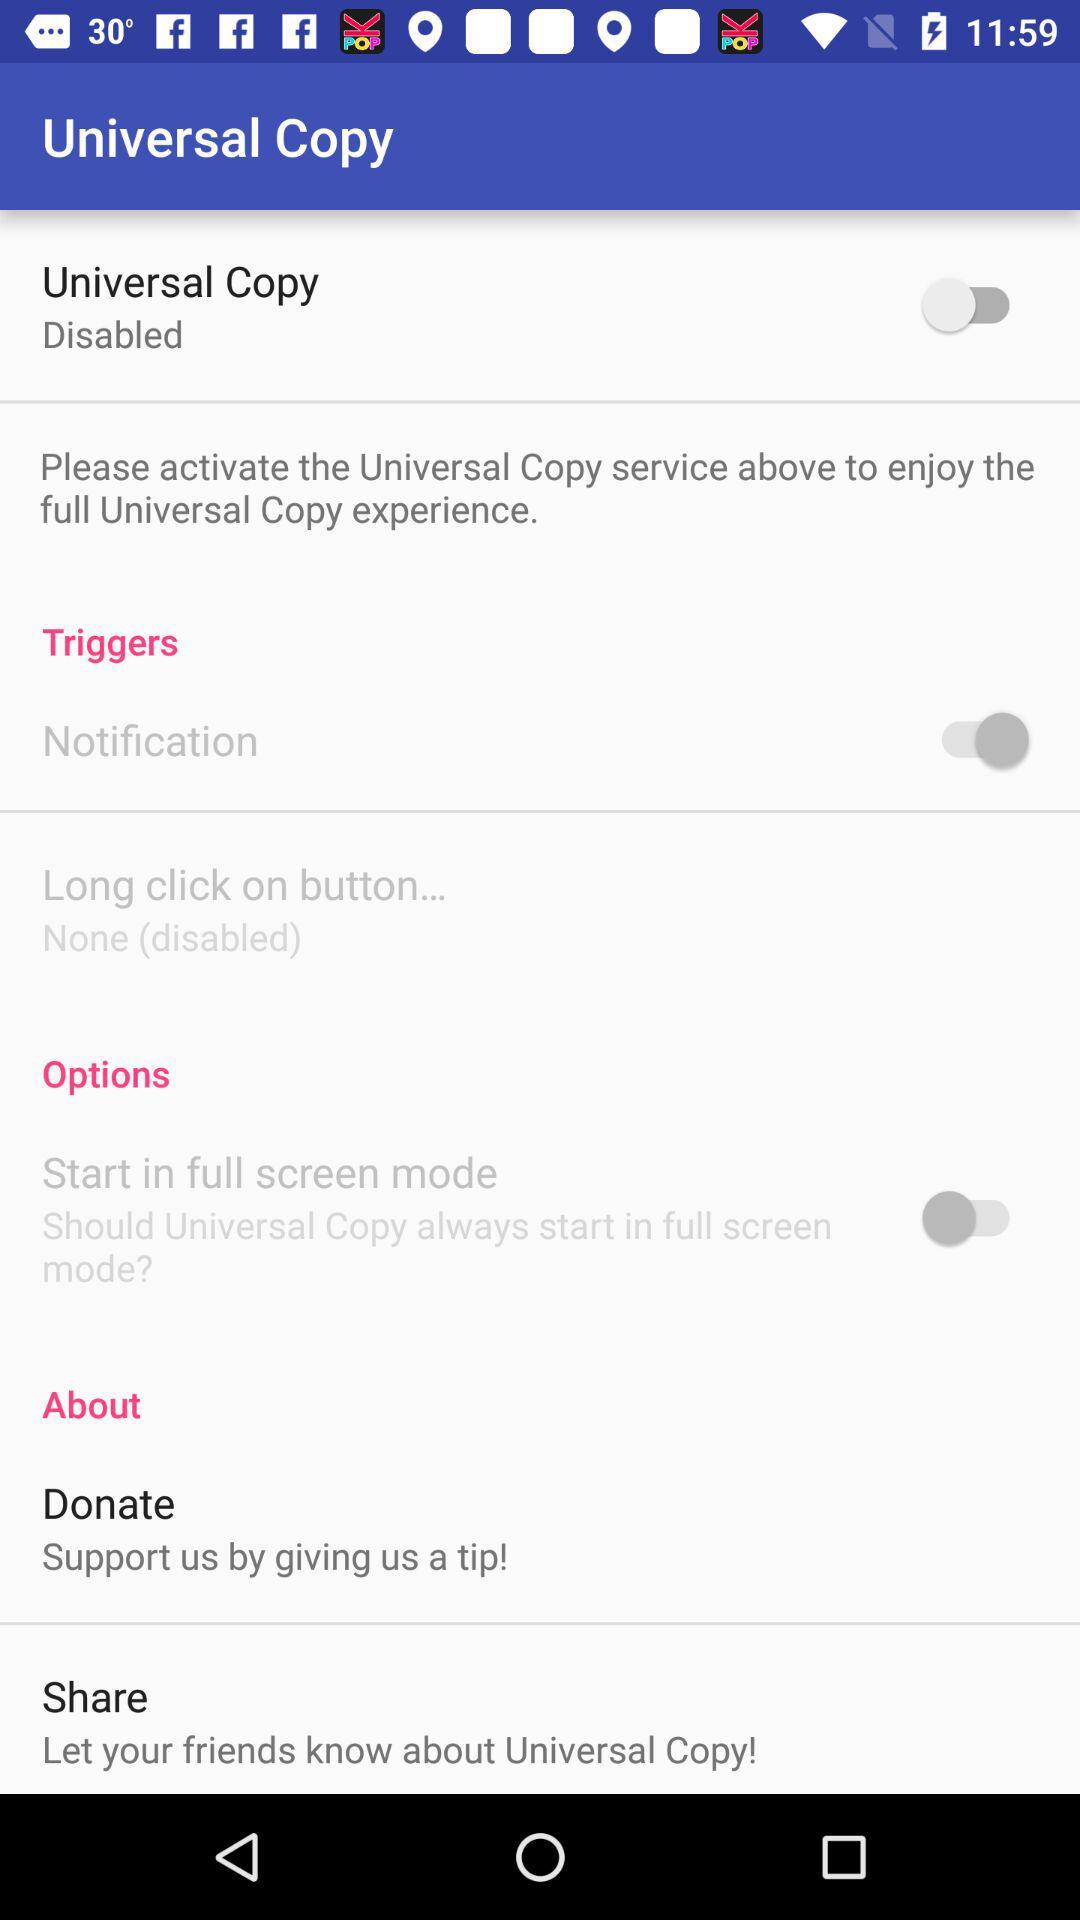 The height and width of the screenshot is (1920, 1080). Describe the element at coordinates (149, 738) in the screenshot. I see `item above long click on icon` at that location.